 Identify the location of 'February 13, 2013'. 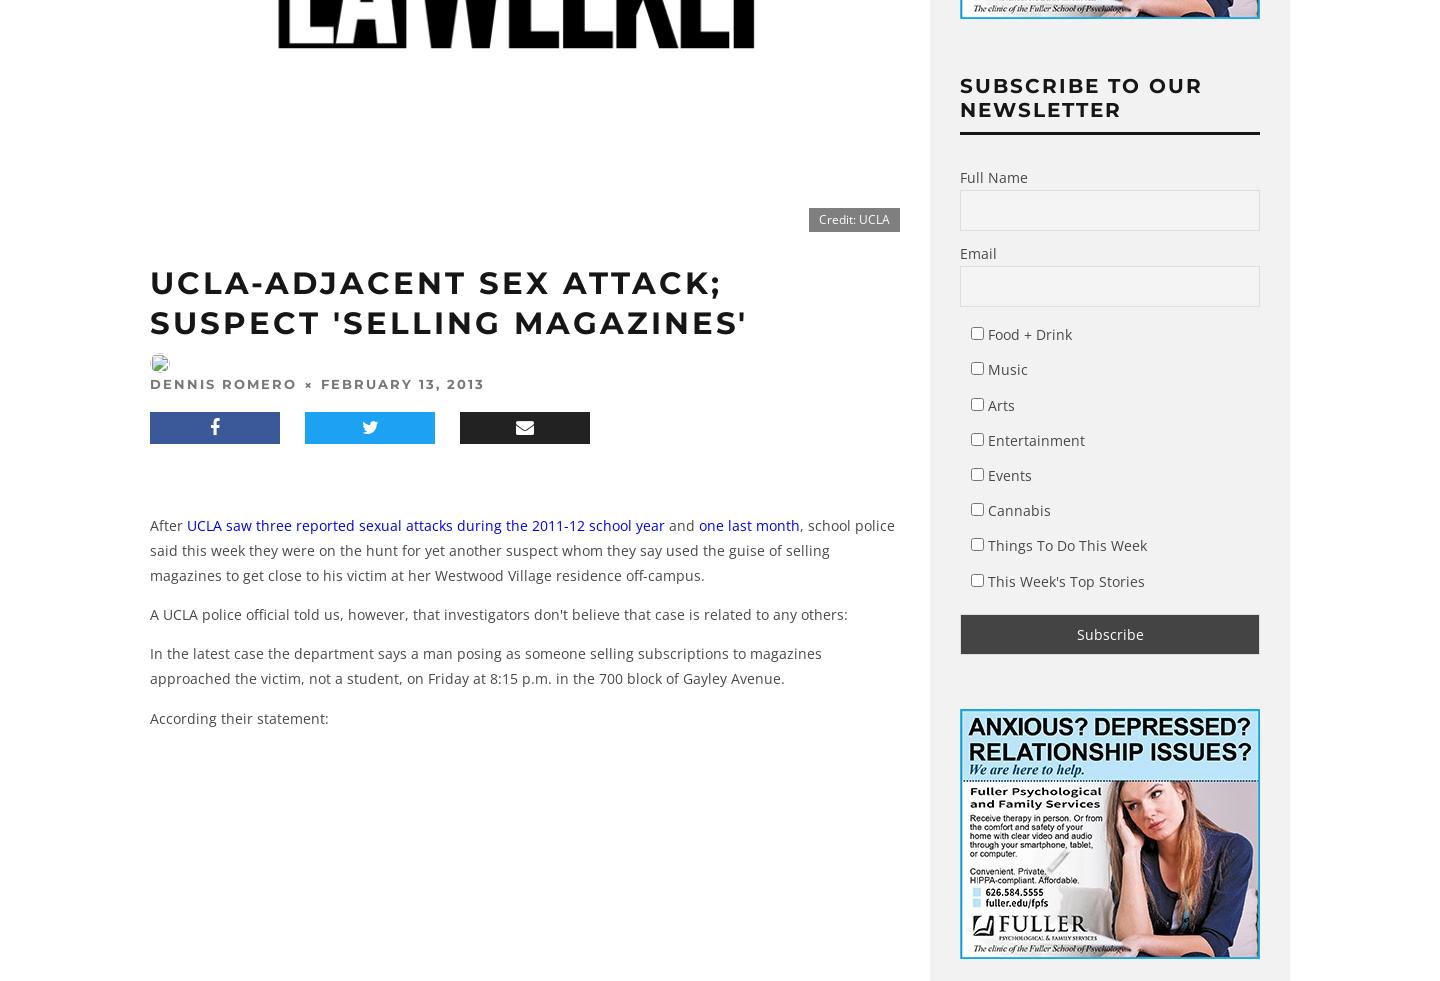
(402, 382).